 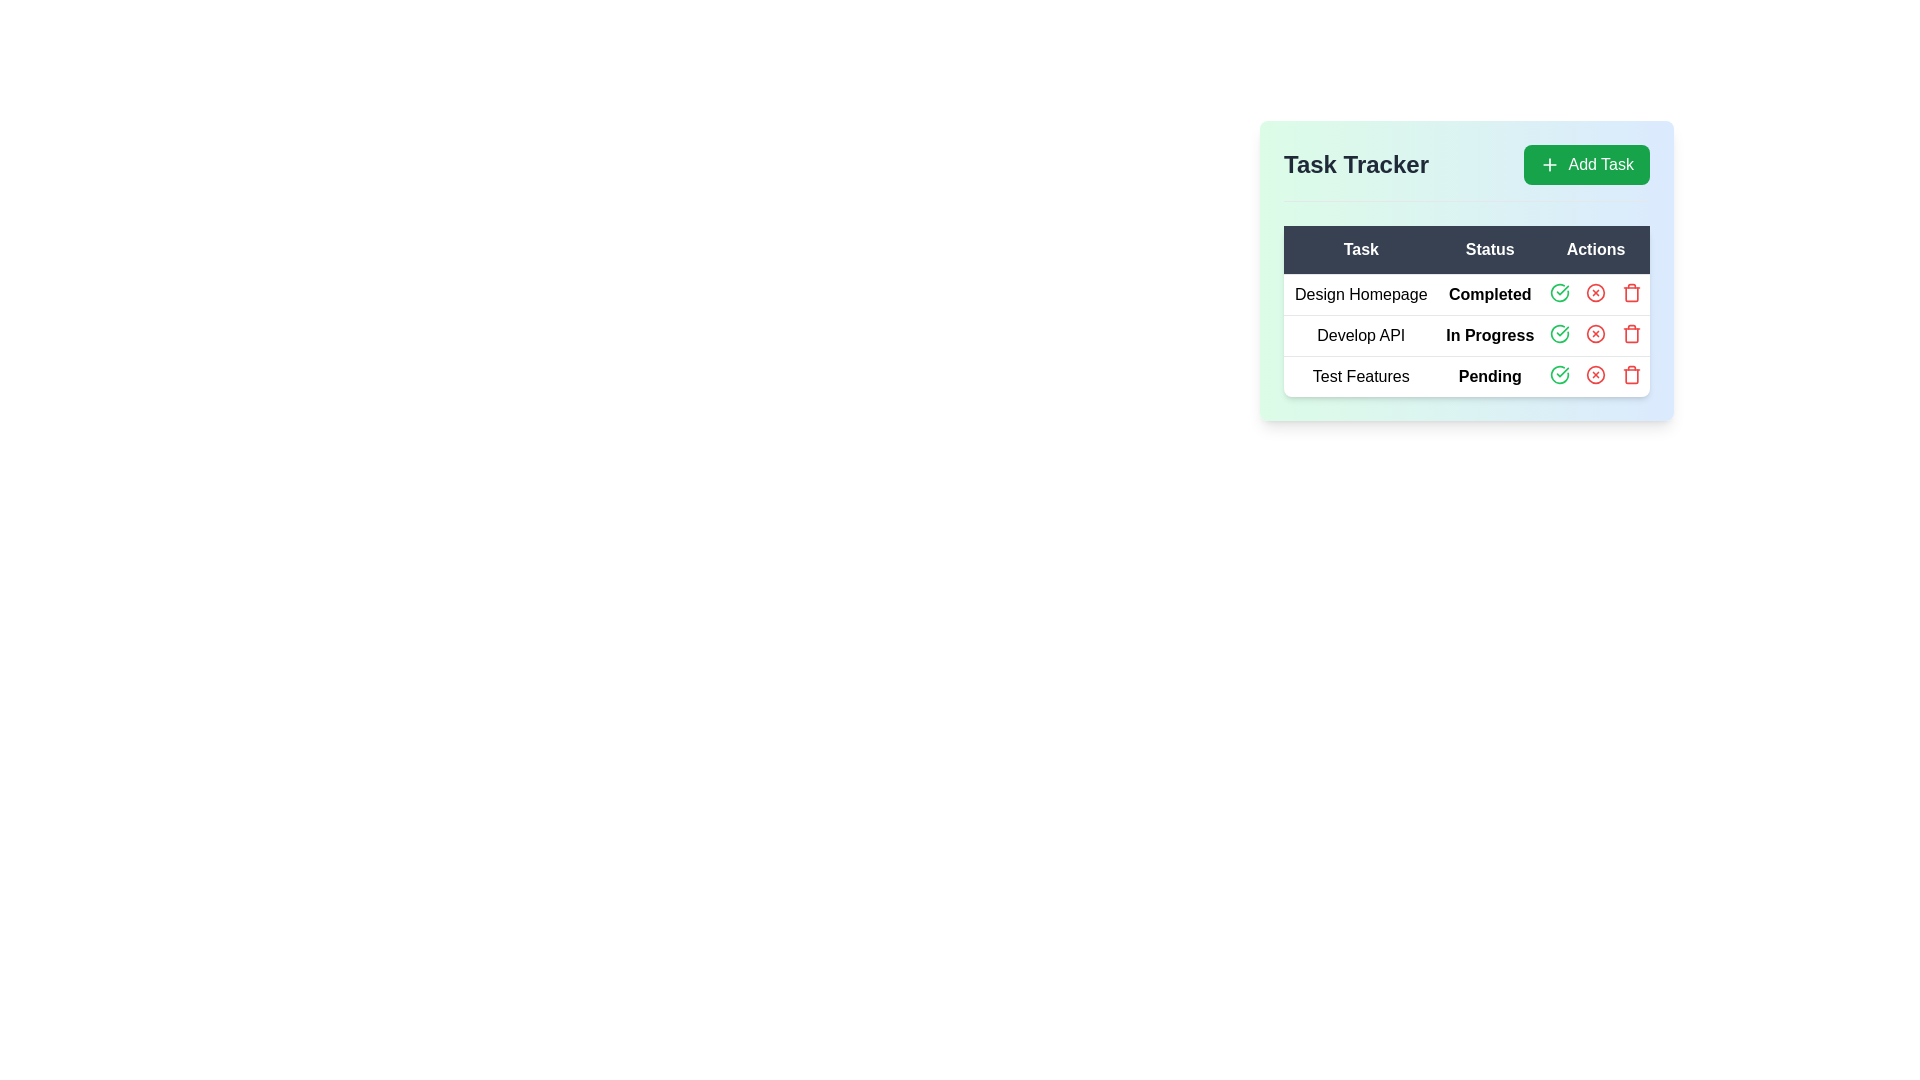 What do you see at coordinates (1490, 376) in the screenshot?
I see `text of the 'Test Features' status label, which is located in the third row under the 'Status' column in the 'Task Tracker' section` at bounding box center [1490, 376].